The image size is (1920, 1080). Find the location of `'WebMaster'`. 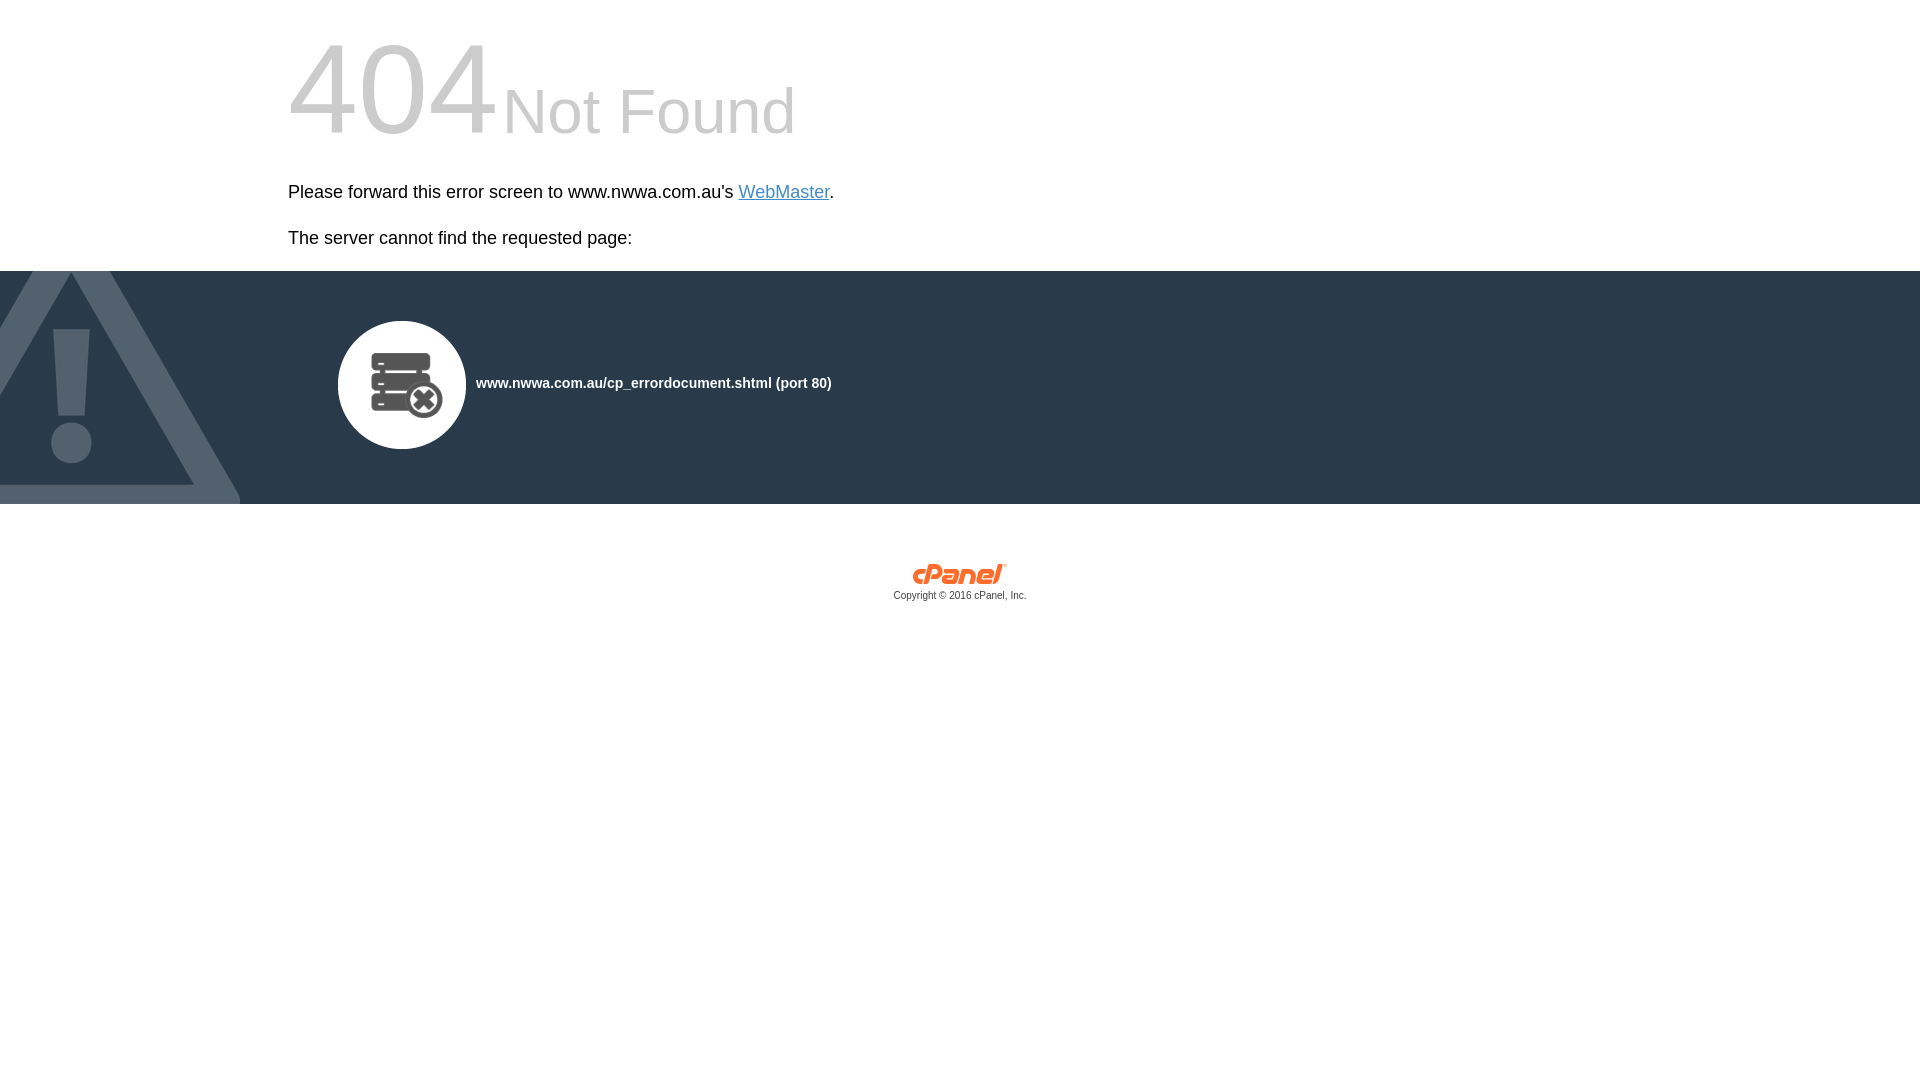

'WebMaster' is located at coordinates (783, 192).